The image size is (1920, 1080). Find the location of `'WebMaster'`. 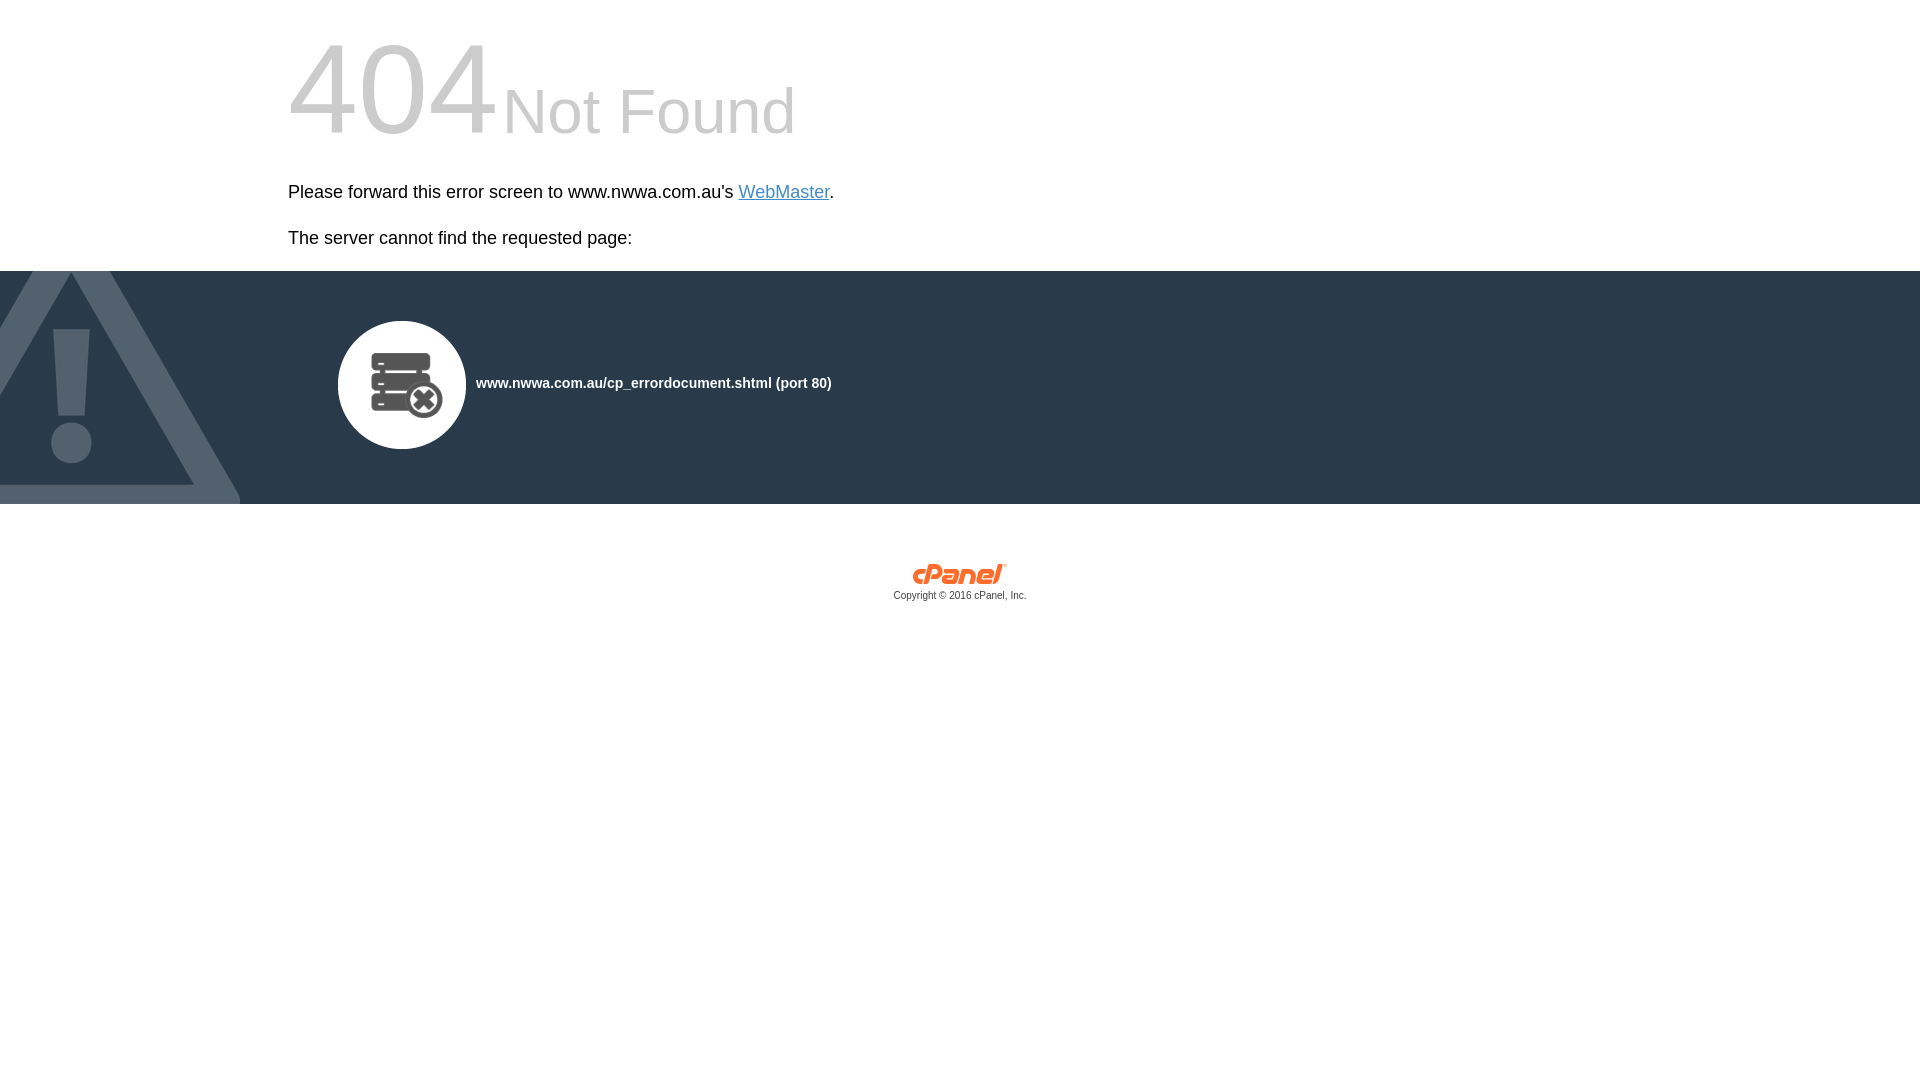

'WebMaster' is located at coordinates (783, 192).